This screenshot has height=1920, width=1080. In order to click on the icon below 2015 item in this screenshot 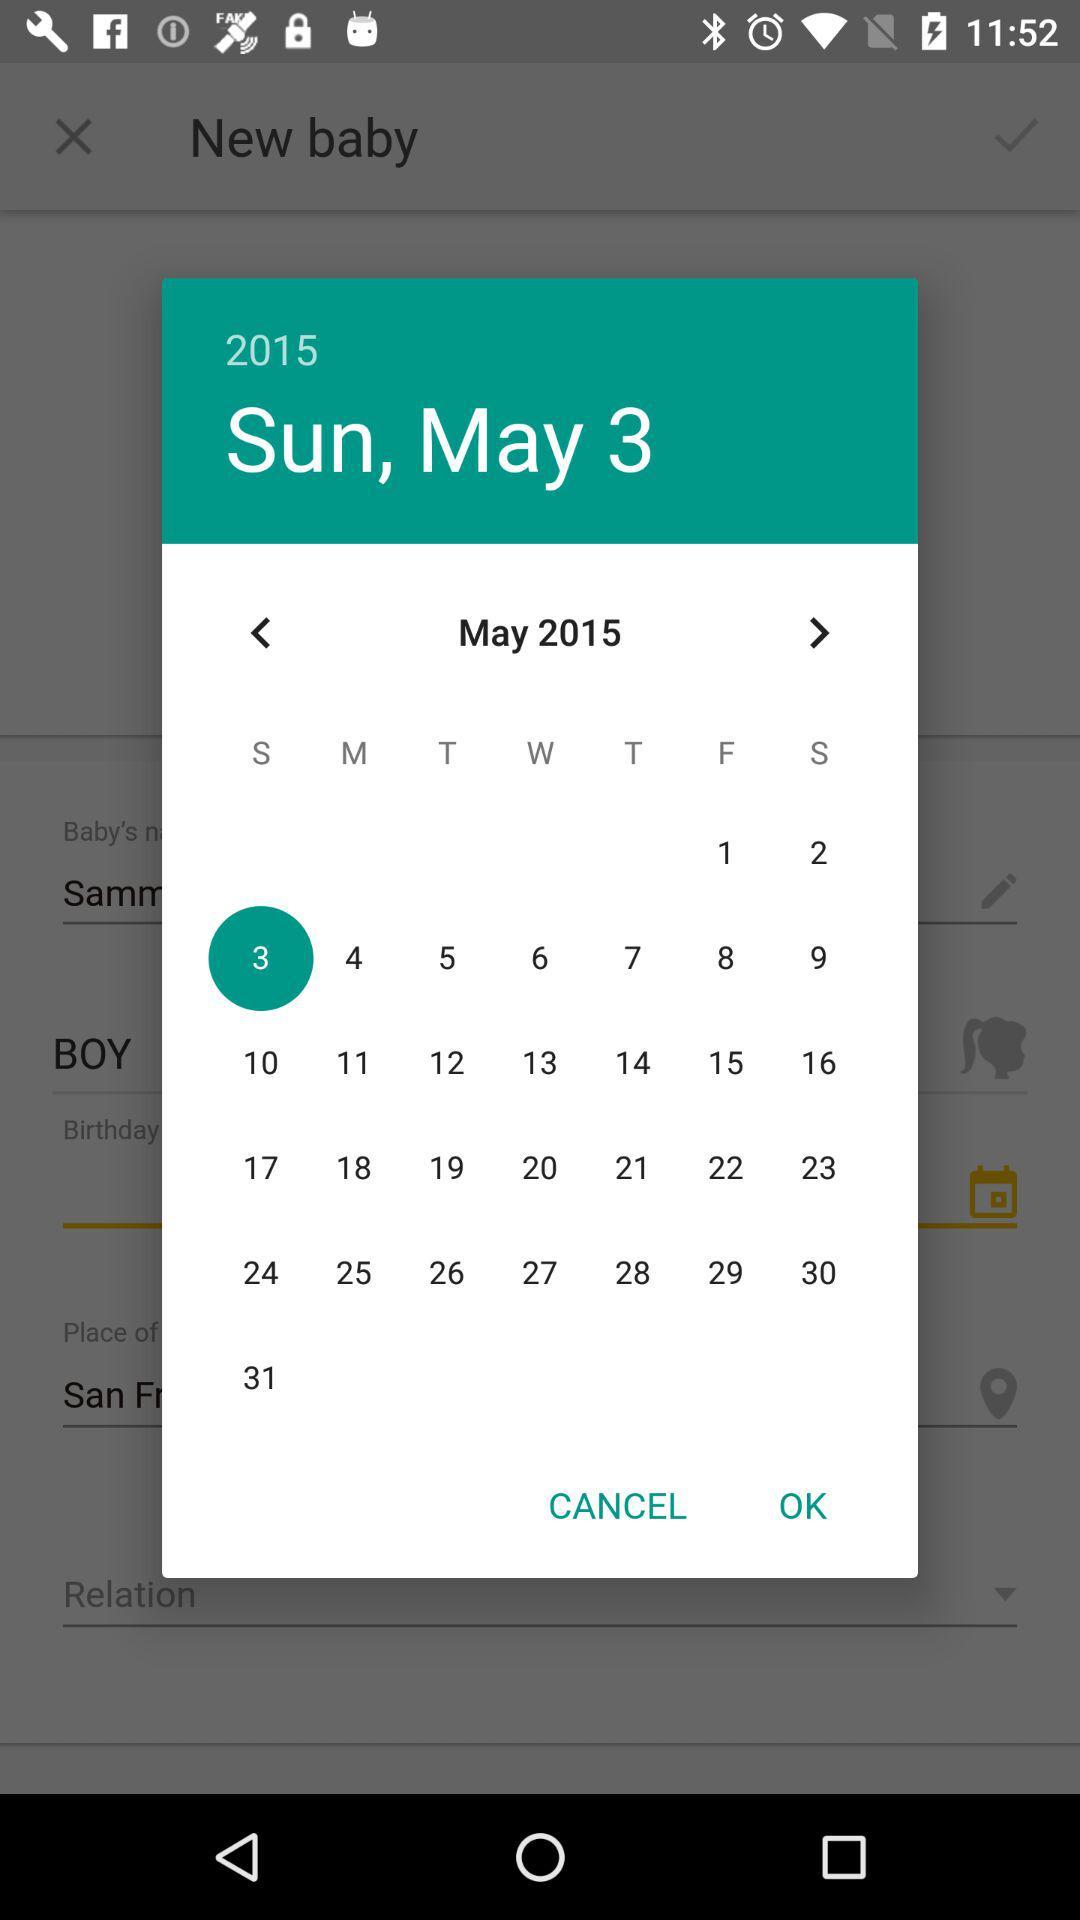, I will do `click(818, 632)`.